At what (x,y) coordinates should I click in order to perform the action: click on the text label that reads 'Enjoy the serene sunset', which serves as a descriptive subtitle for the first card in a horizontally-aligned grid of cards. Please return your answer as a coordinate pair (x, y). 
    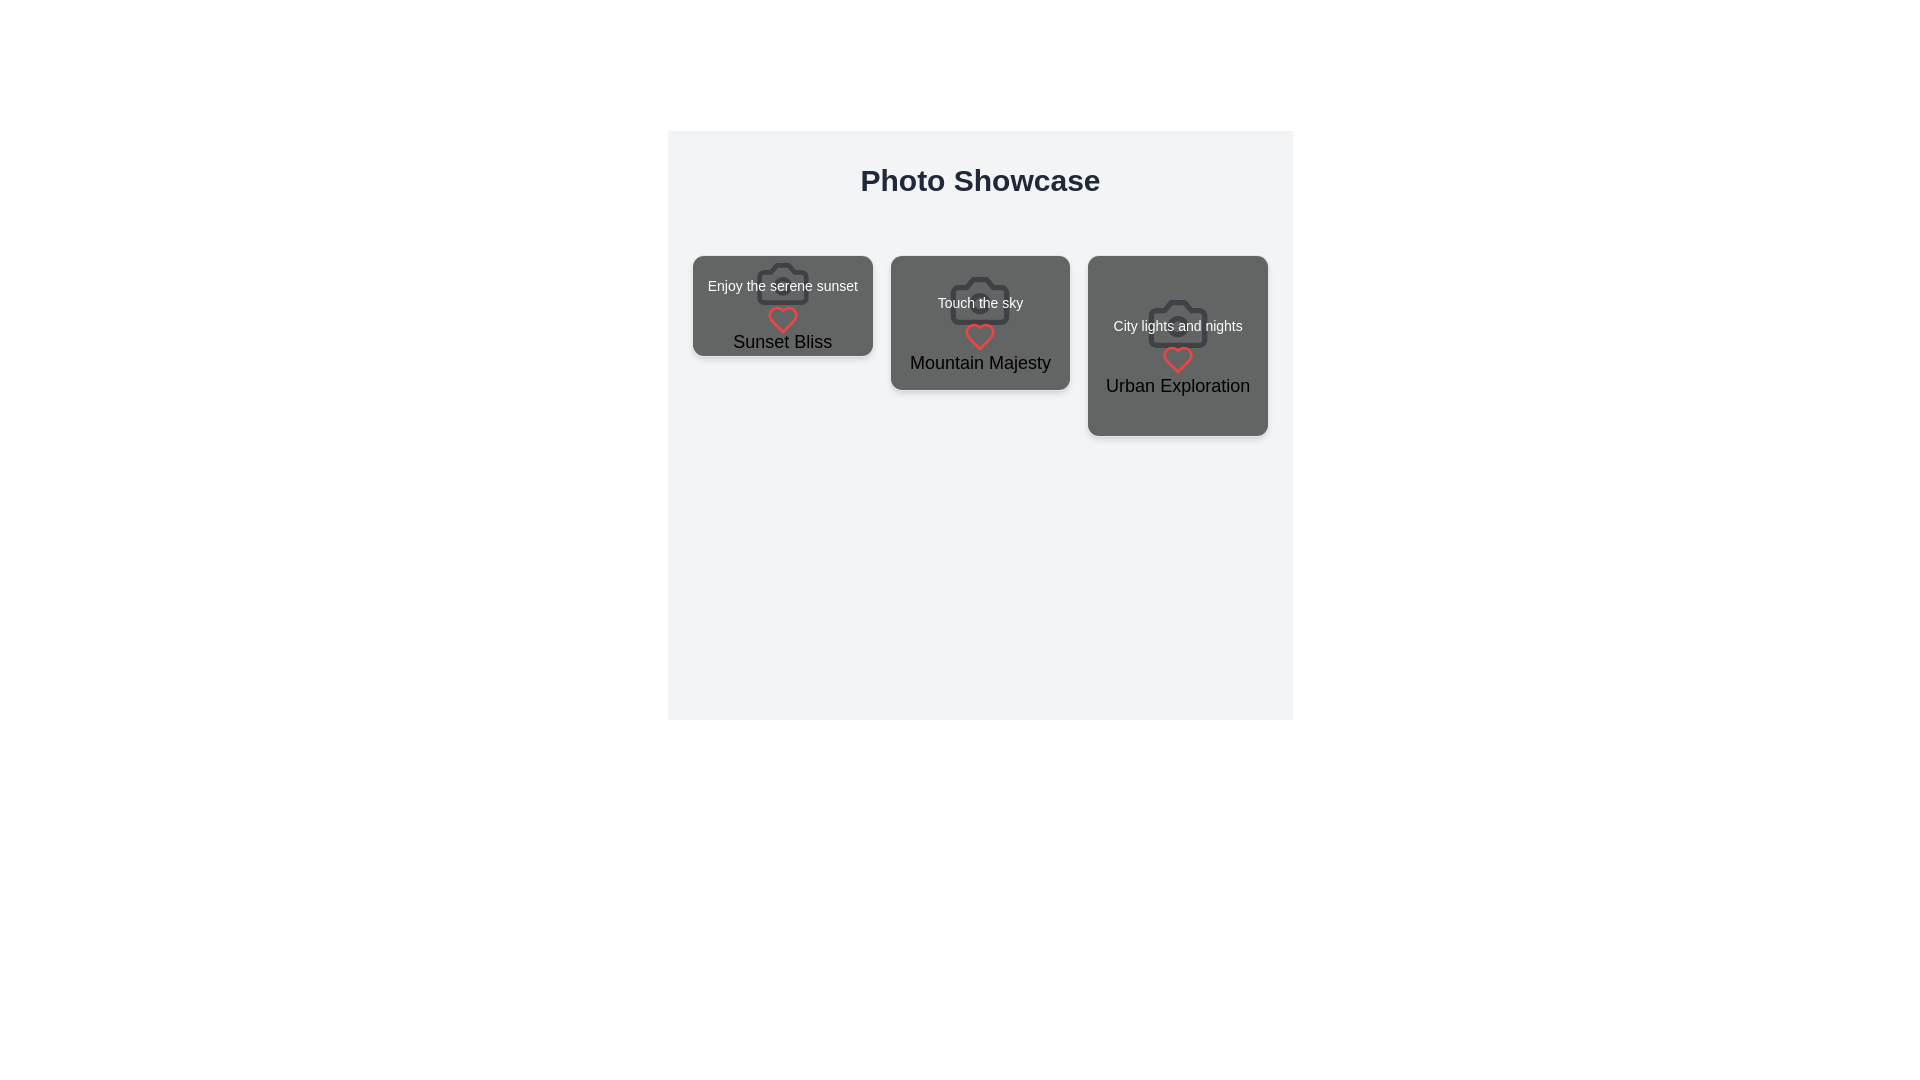
    Looking at the image, I should click on (781, 286).